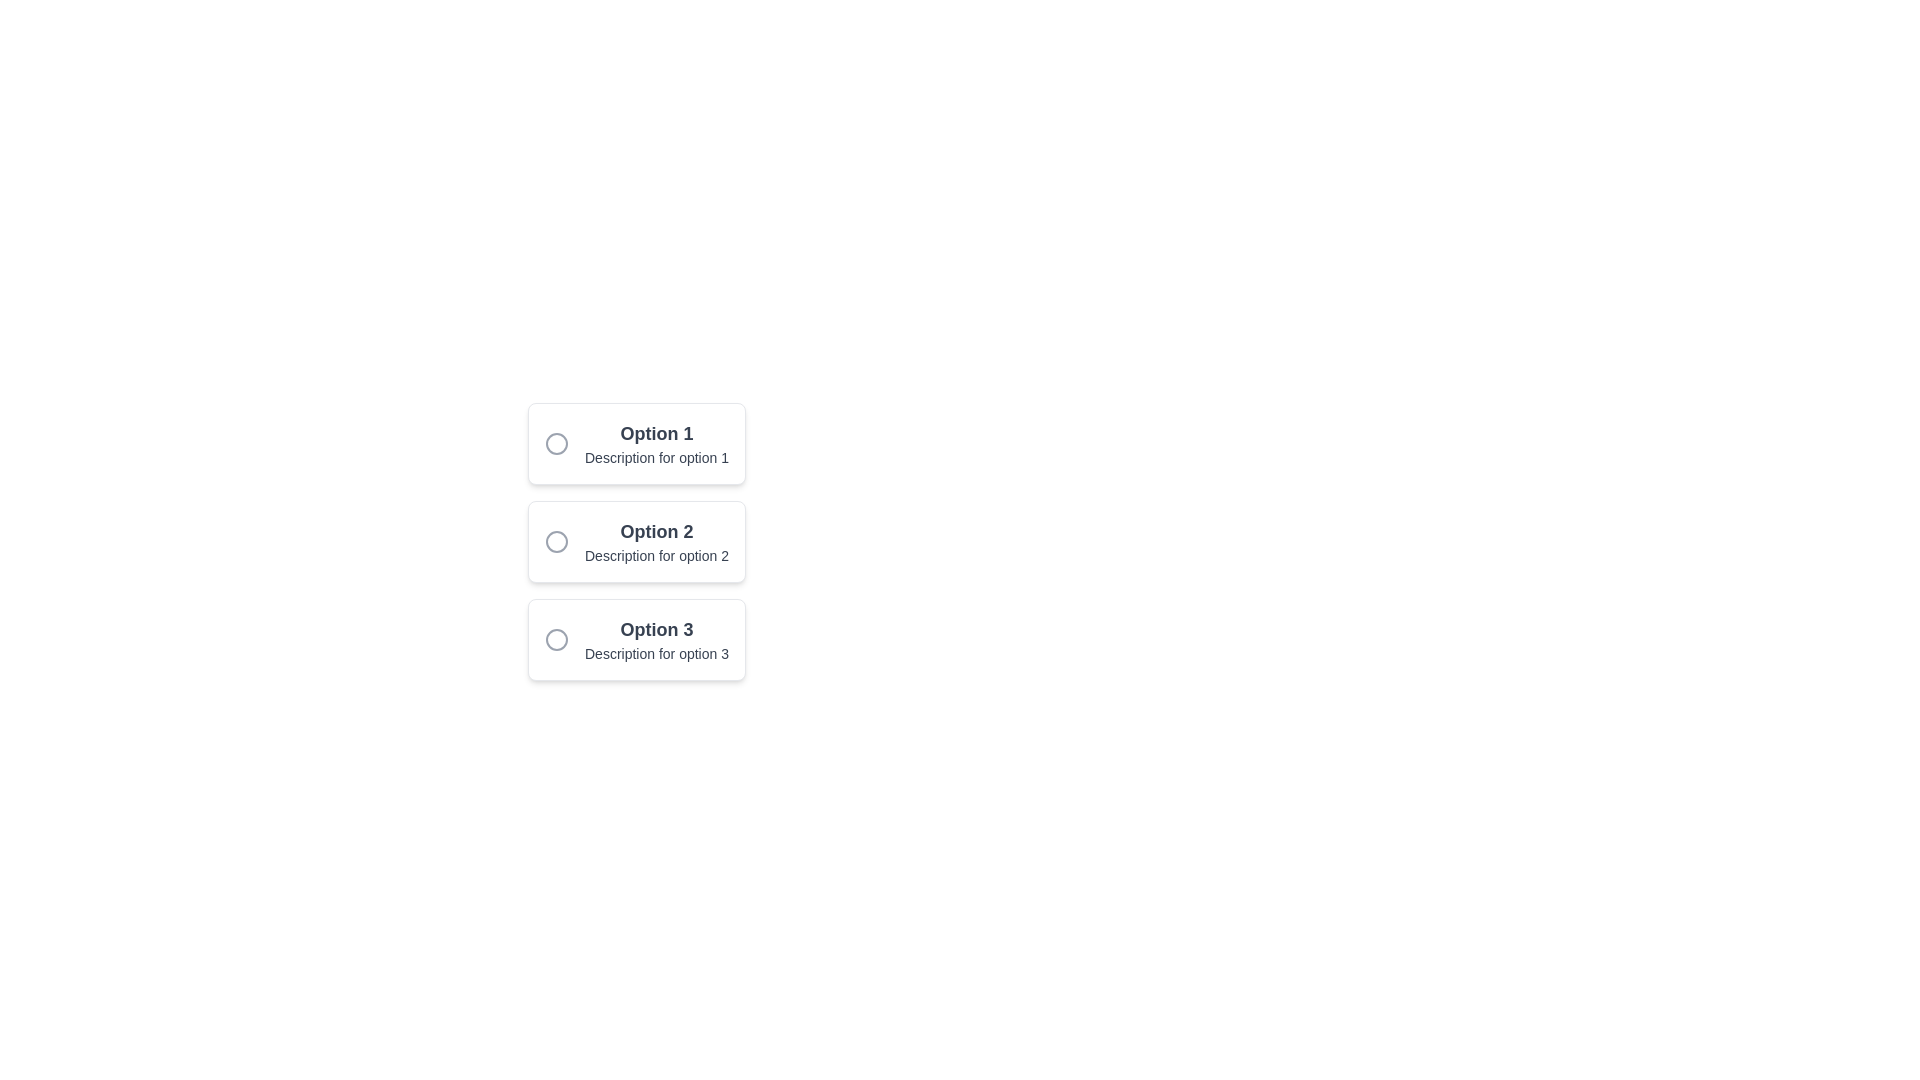 The height and width of the screenshot is (1080, 1920). I want to click on the second radio button in the vertically stacked group, so click(636, 542).